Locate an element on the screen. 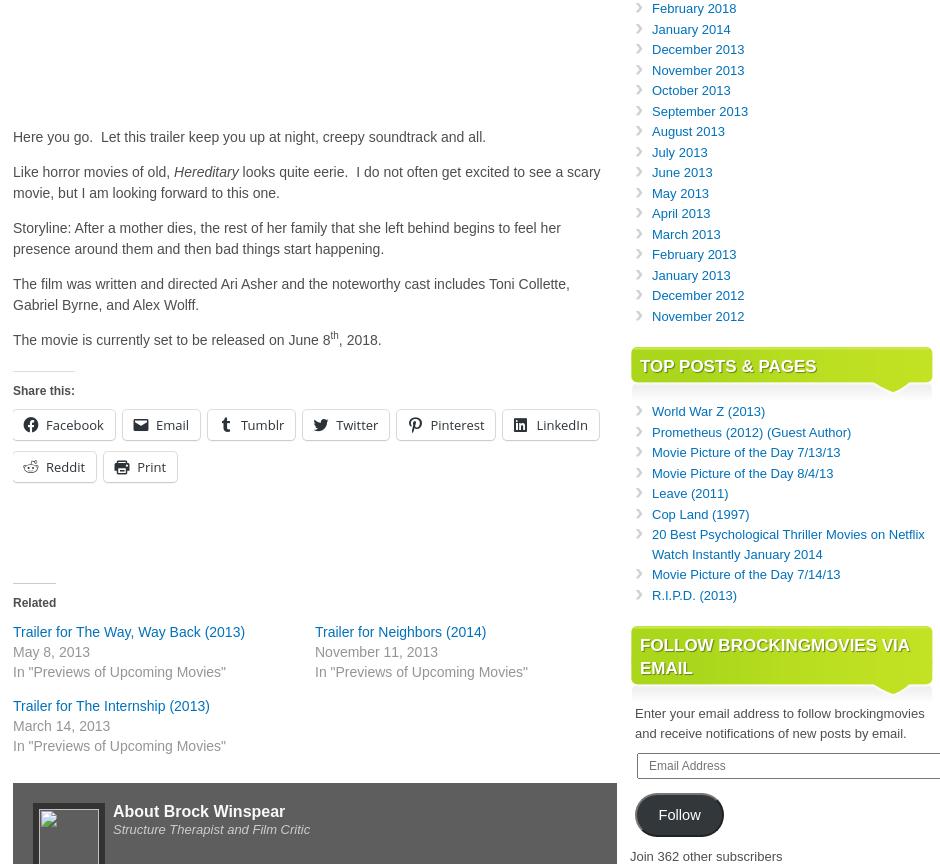 Image resolution: width=940 pixels, height=864 pixels. 'Pinterest' is located at coordinates (456, 424).